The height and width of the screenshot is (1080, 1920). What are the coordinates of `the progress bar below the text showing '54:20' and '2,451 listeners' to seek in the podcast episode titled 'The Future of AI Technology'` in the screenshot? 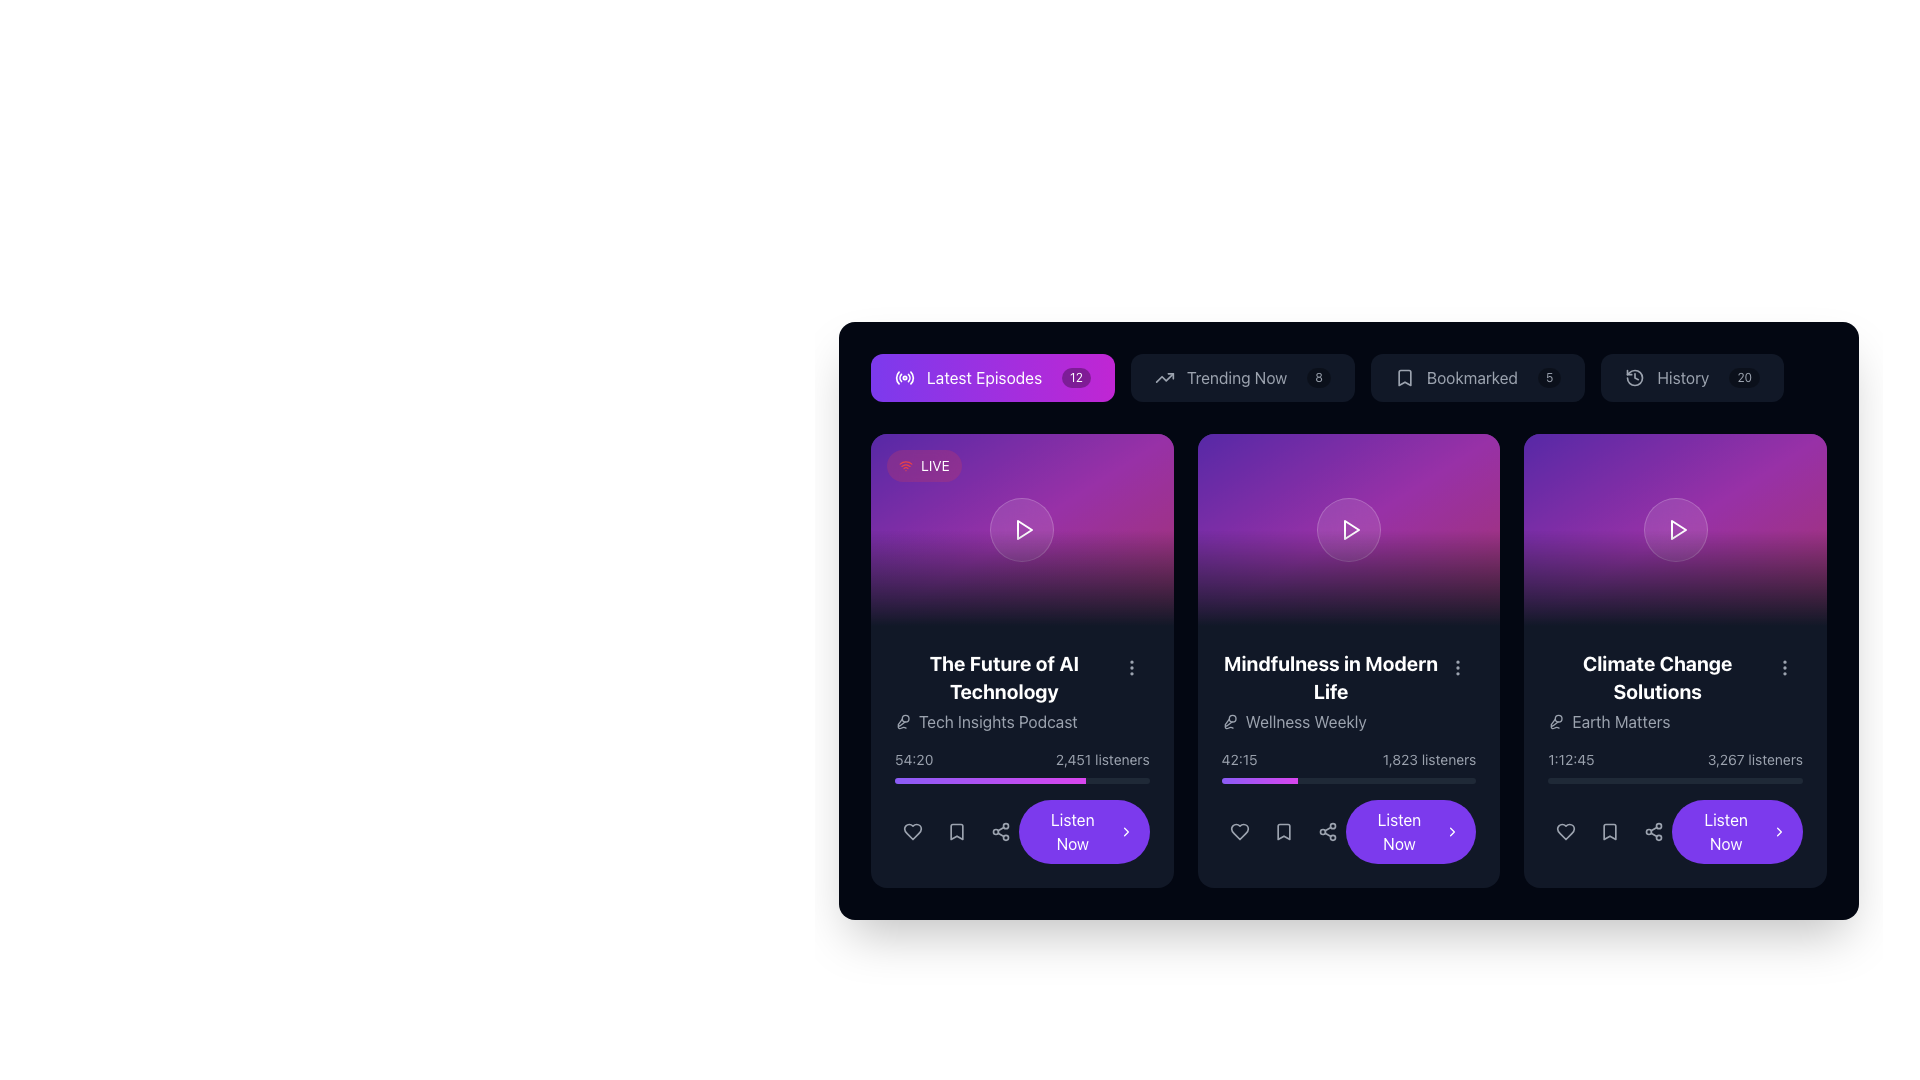 It's located at (1022, 766).